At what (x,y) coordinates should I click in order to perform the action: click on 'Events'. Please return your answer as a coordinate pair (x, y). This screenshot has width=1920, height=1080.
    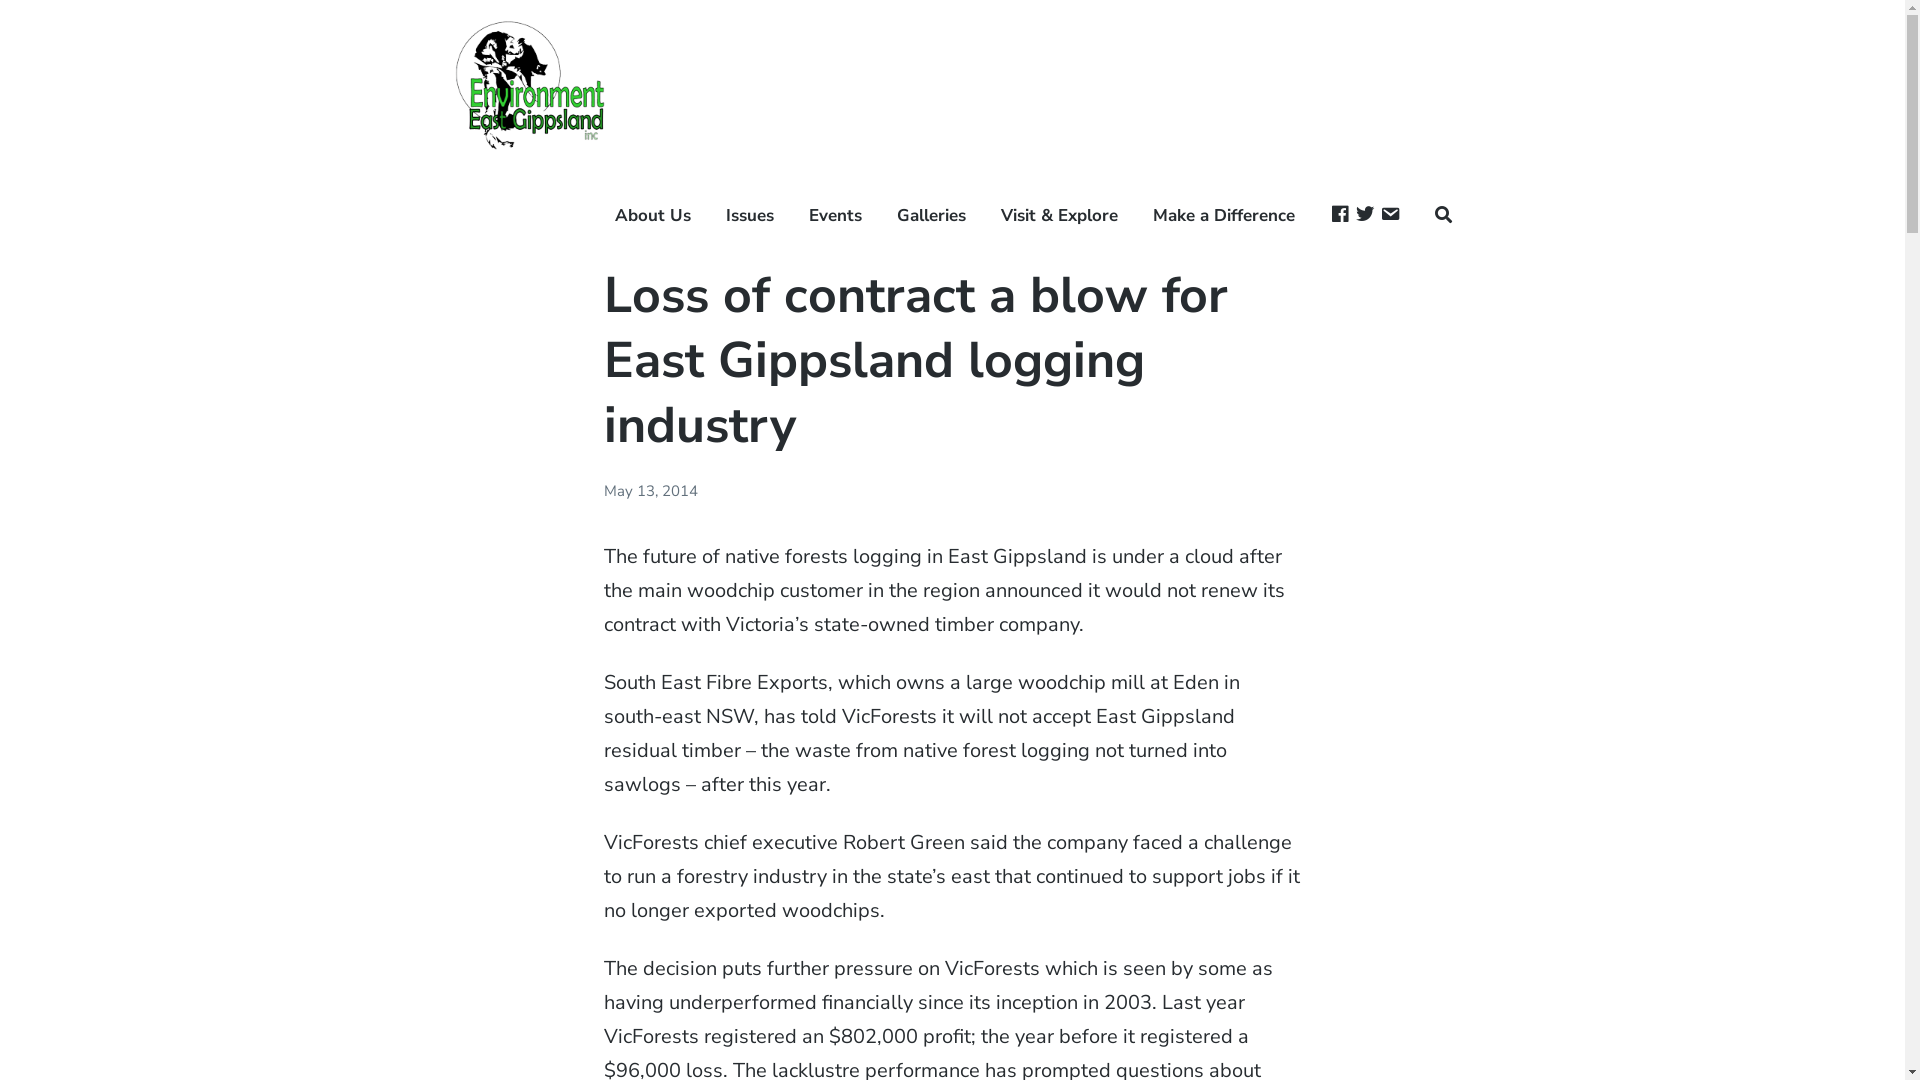
    Looking at the image, I should click on (835, 216).